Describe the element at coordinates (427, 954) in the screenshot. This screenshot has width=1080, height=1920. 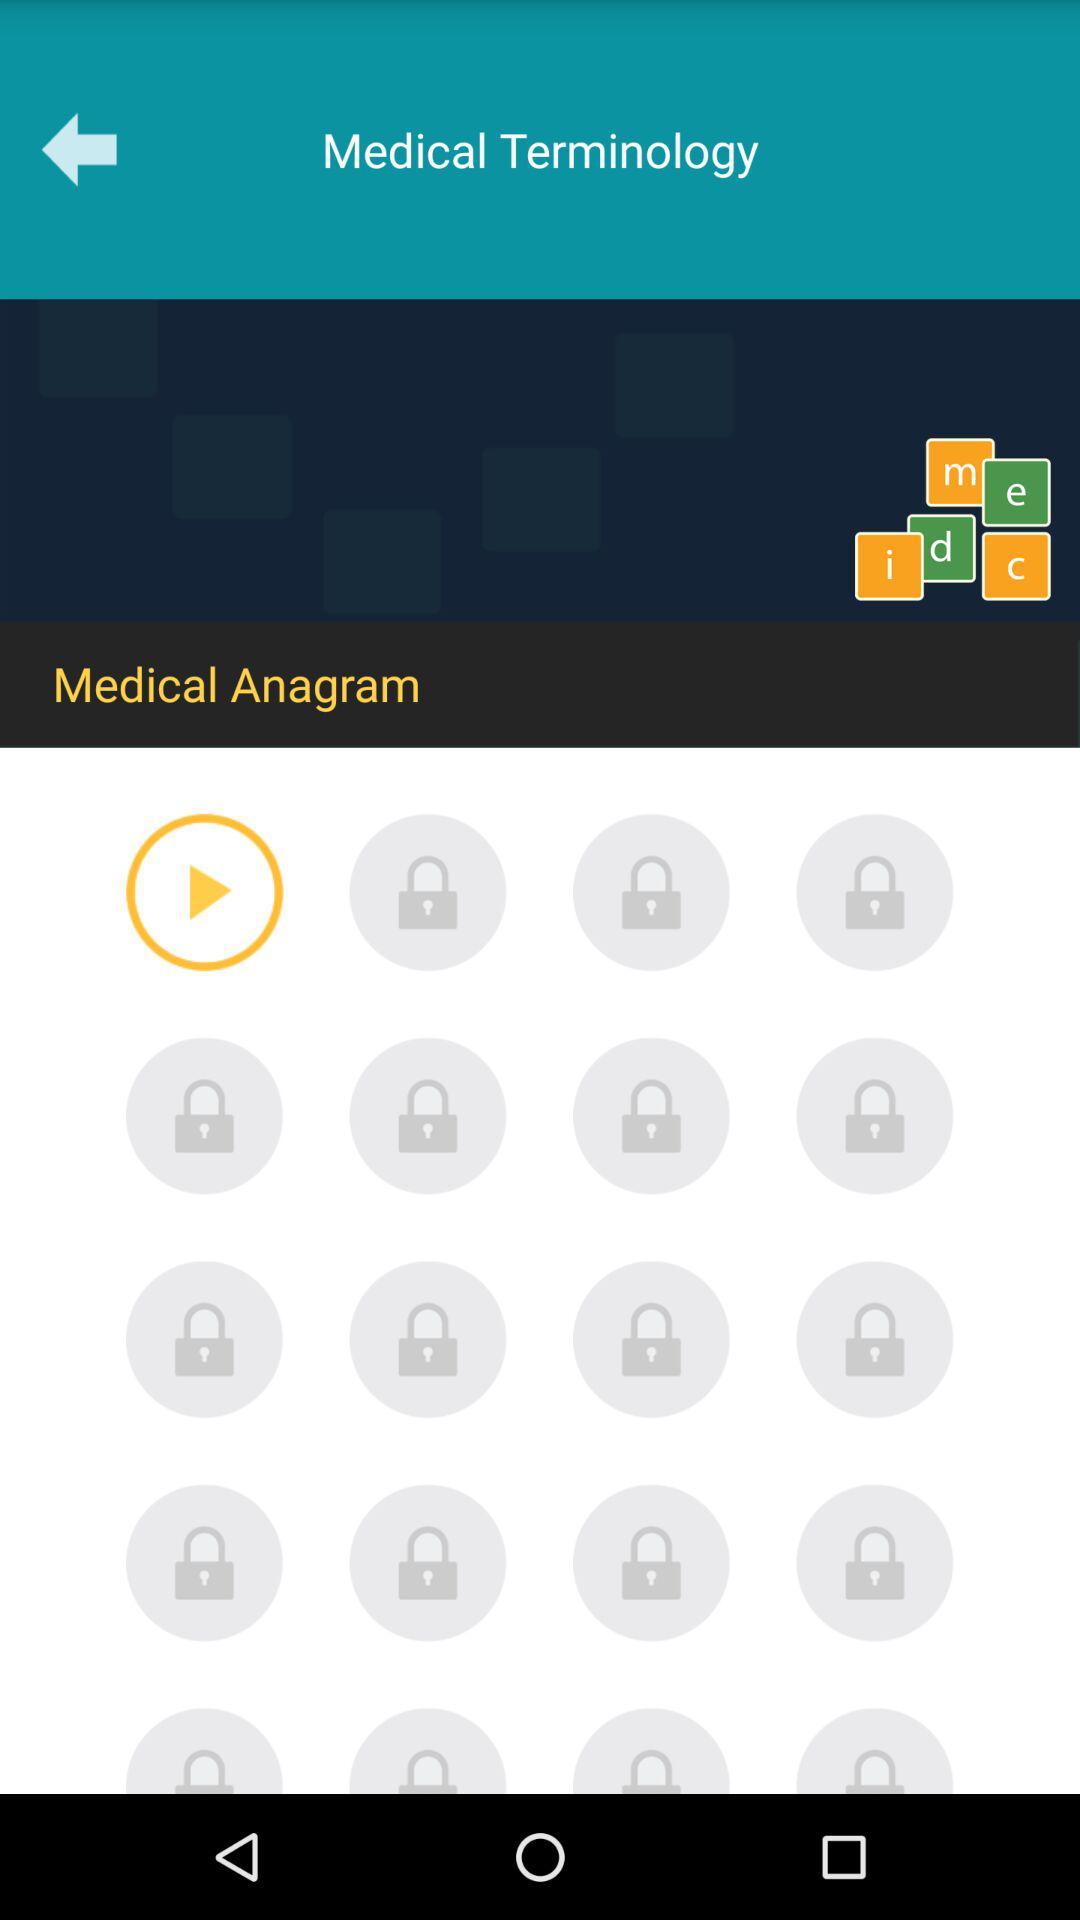
I see `the lock icon` at that location.